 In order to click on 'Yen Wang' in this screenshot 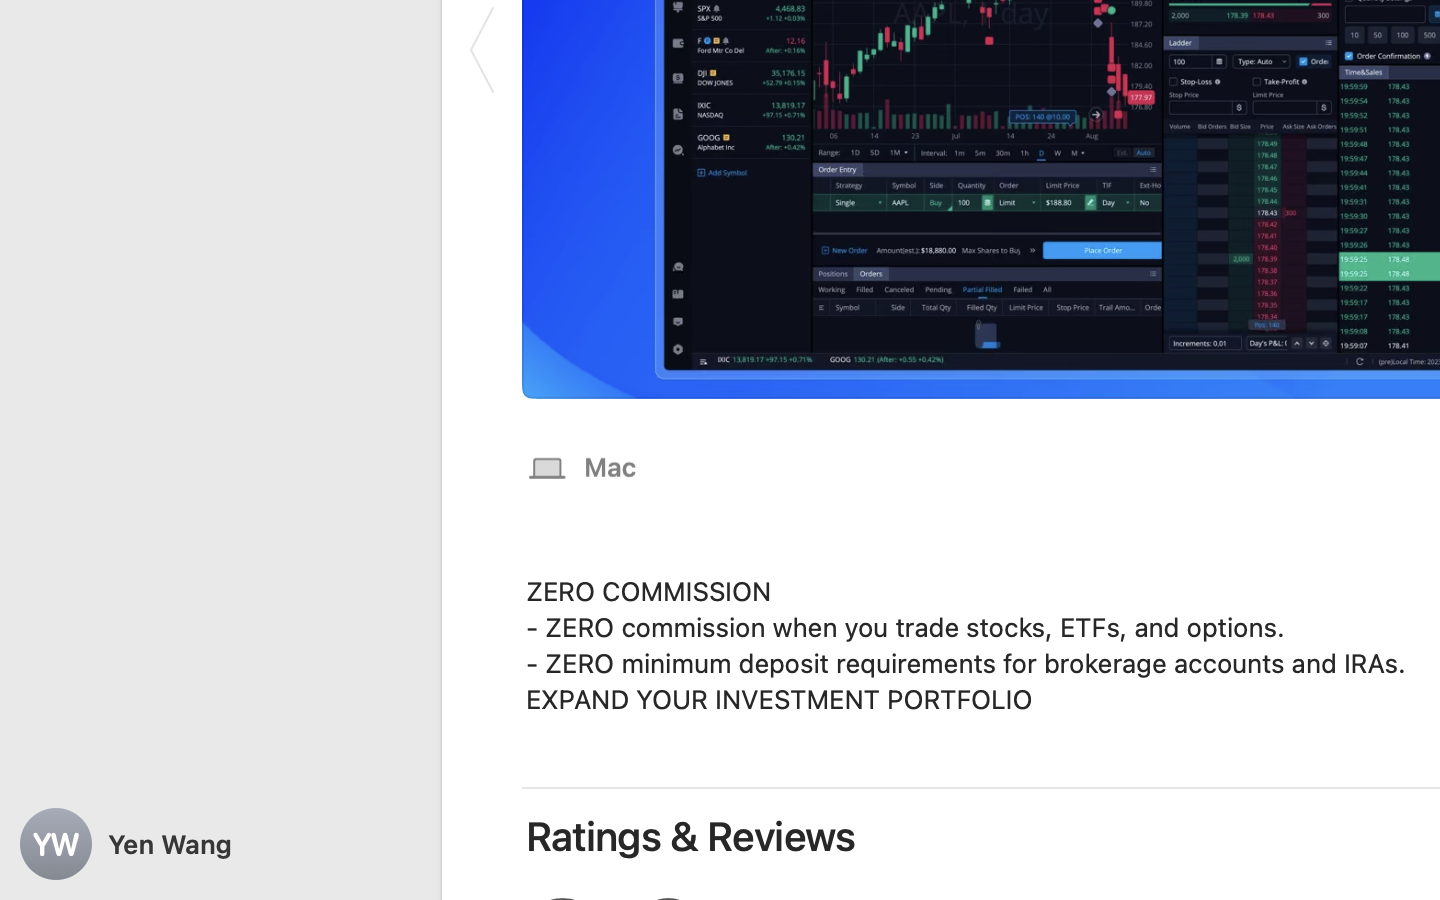, I will do `click(220, 844)`.